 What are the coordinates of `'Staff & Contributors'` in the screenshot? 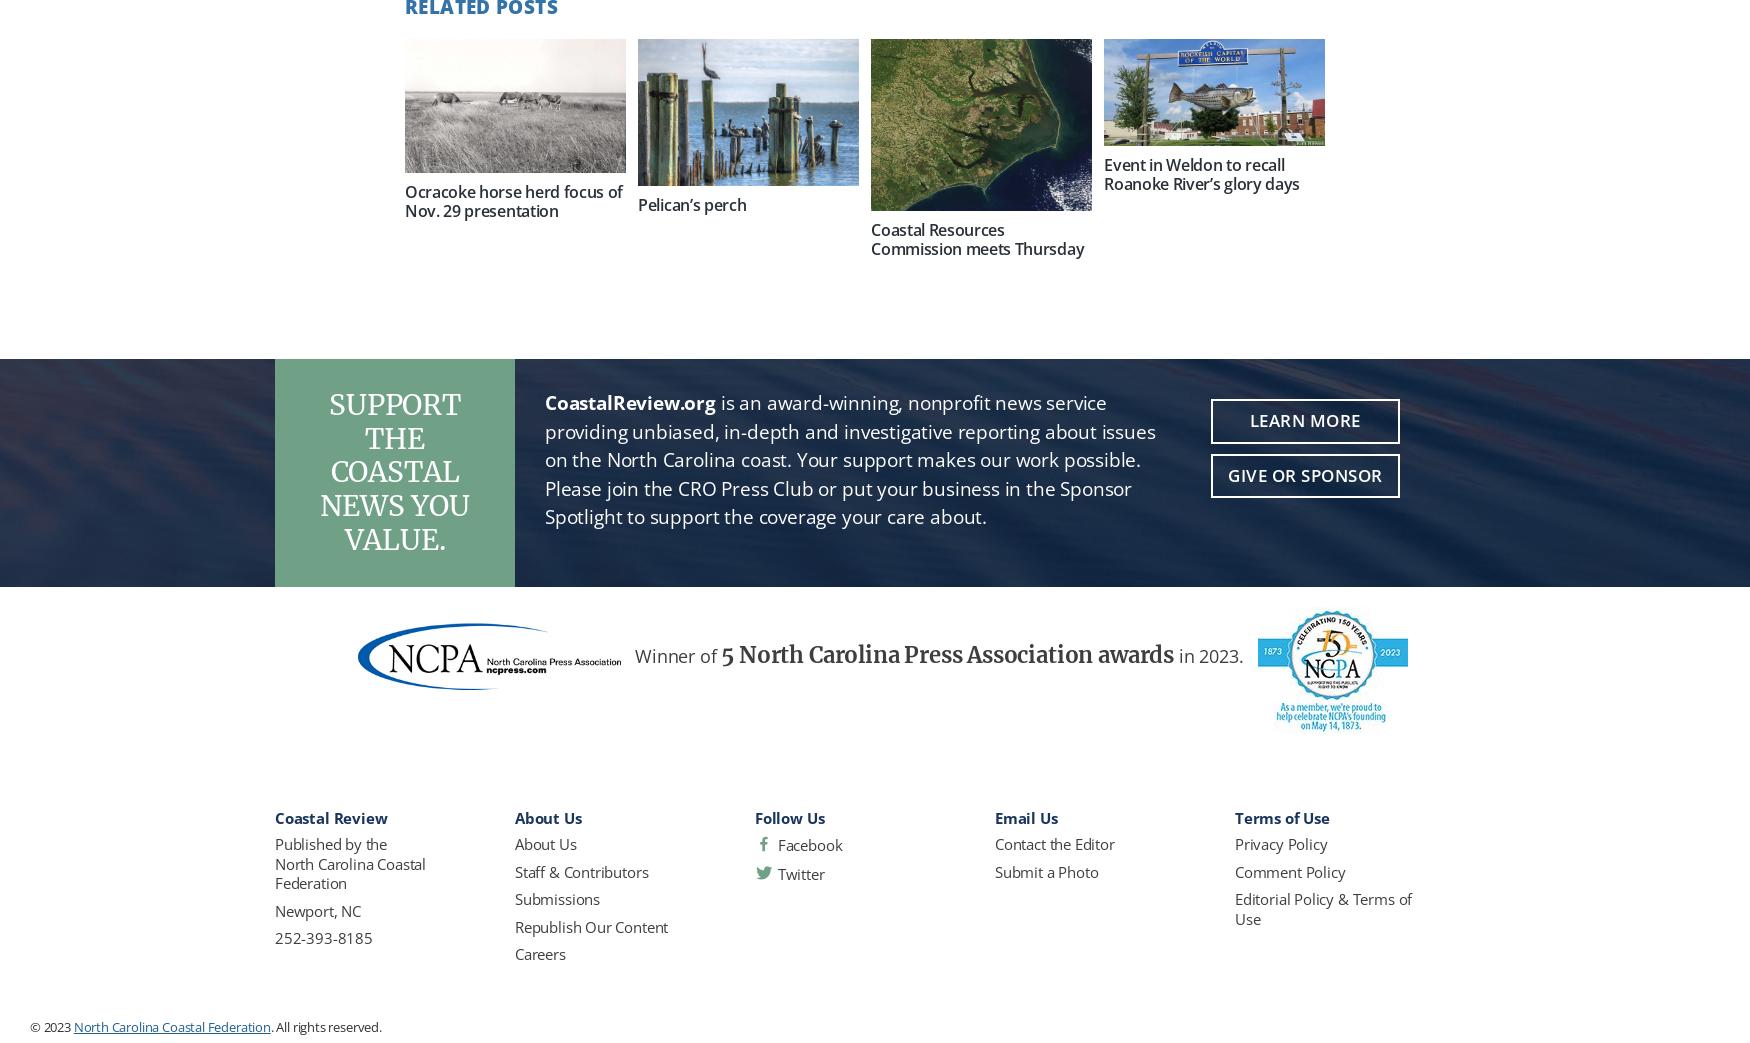 It's located at (581, 871).